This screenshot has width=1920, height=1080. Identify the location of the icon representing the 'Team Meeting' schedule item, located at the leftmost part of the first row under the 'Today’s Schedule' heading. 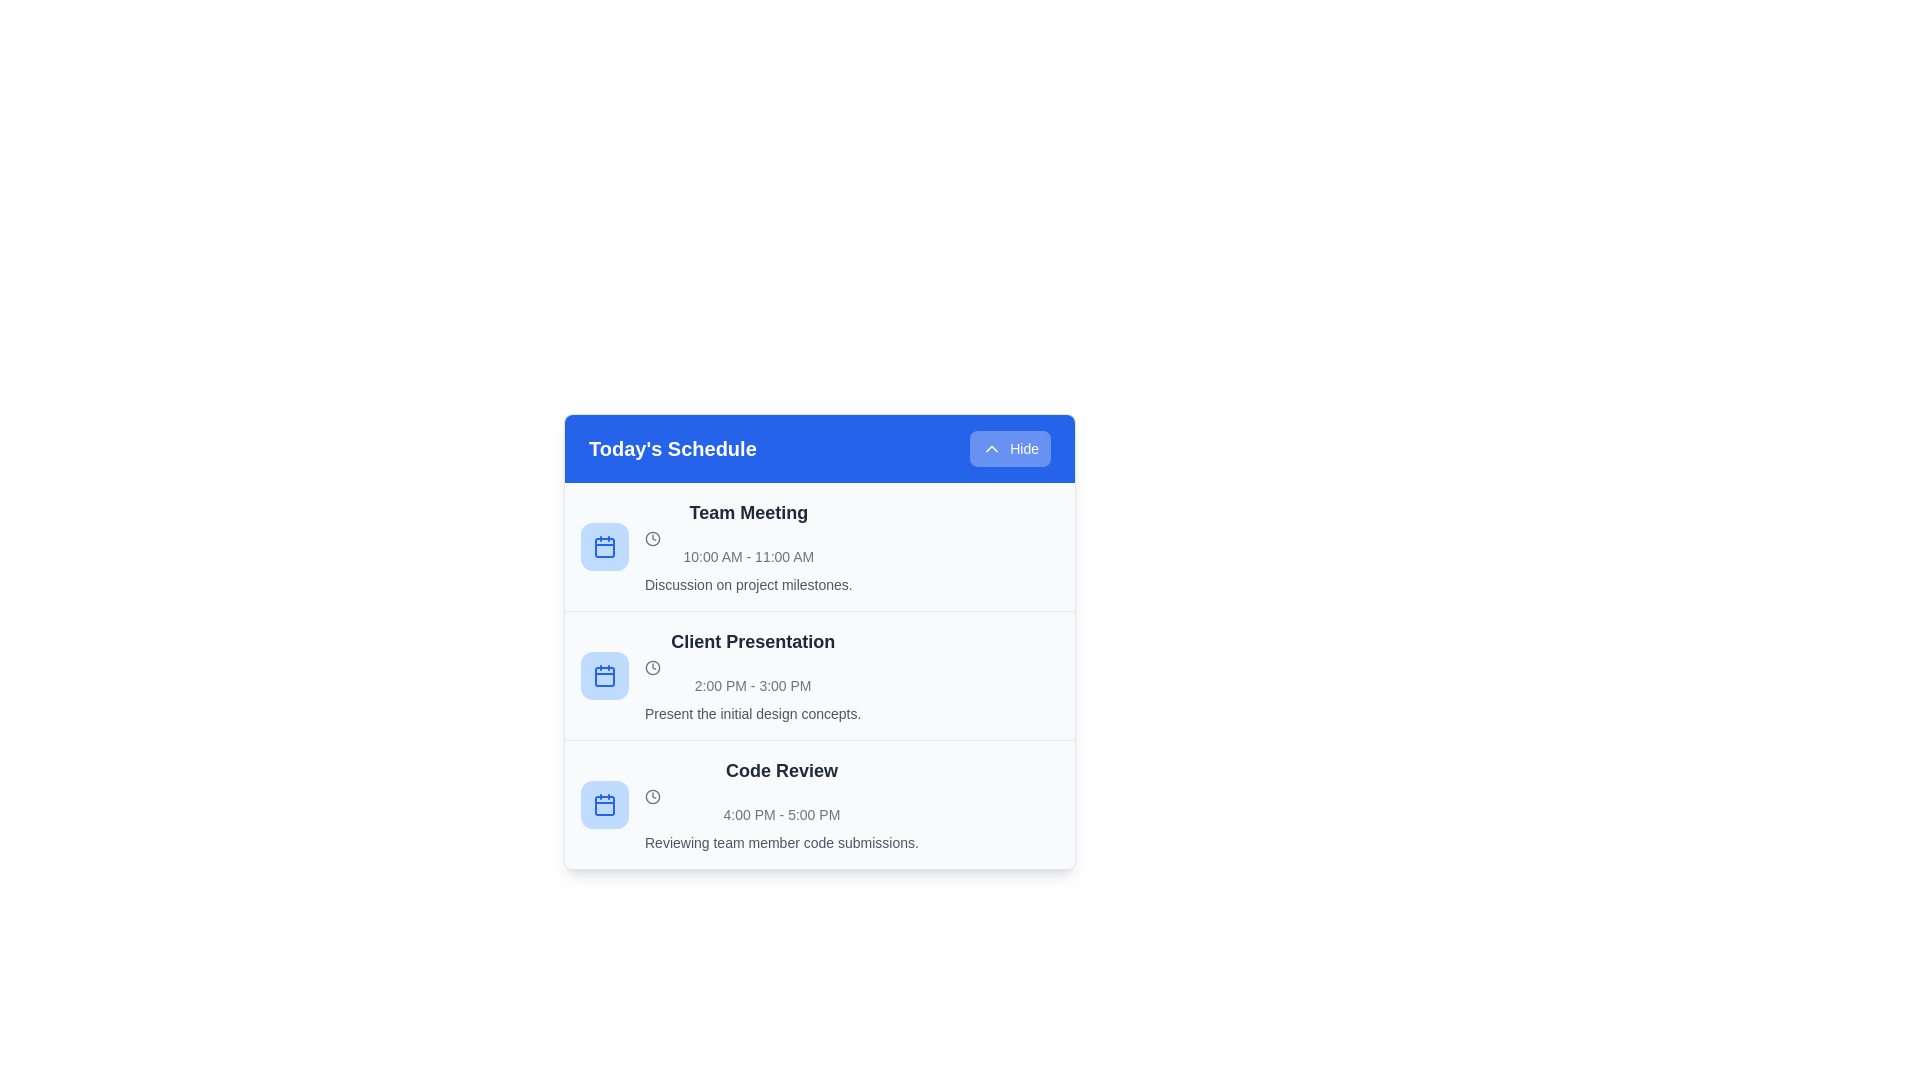
(603, 547).